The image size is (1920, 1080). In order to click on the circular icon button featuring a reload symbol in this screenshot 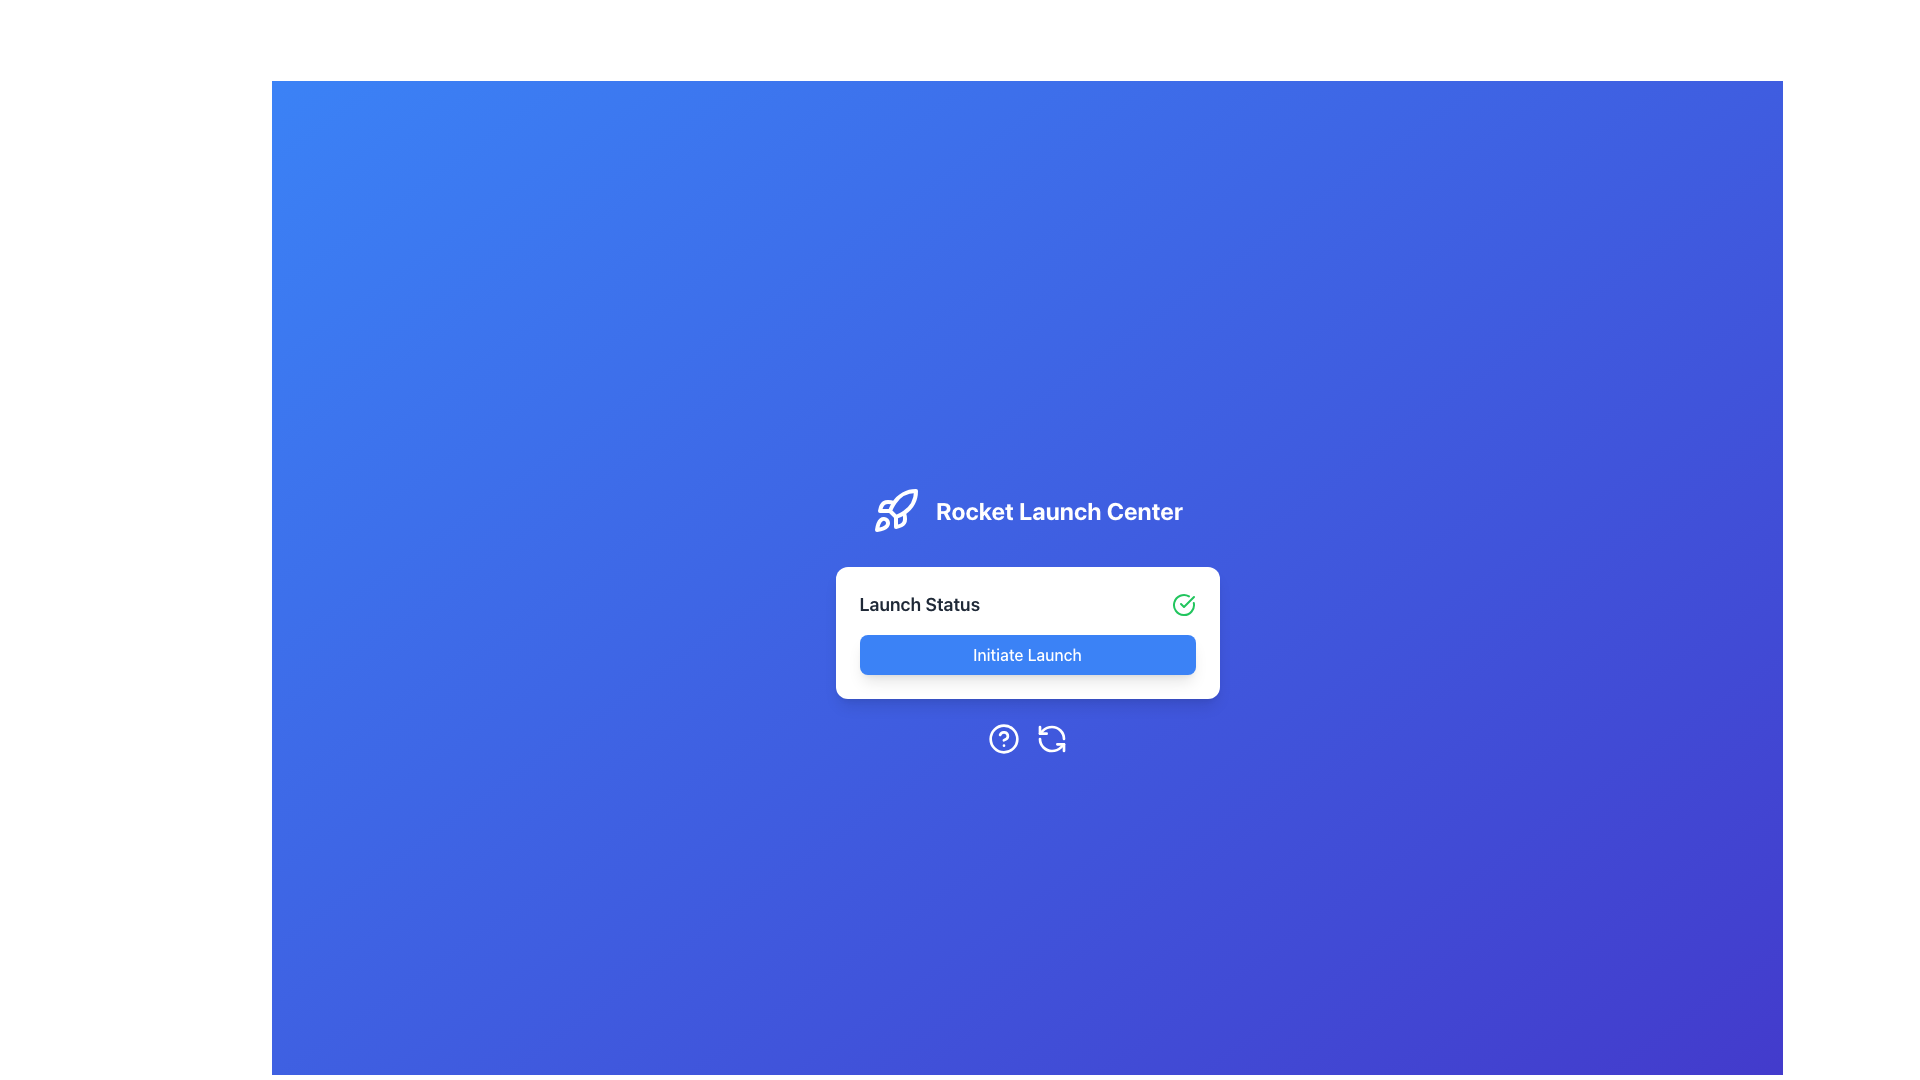, I will do `click(1050, 739)`.